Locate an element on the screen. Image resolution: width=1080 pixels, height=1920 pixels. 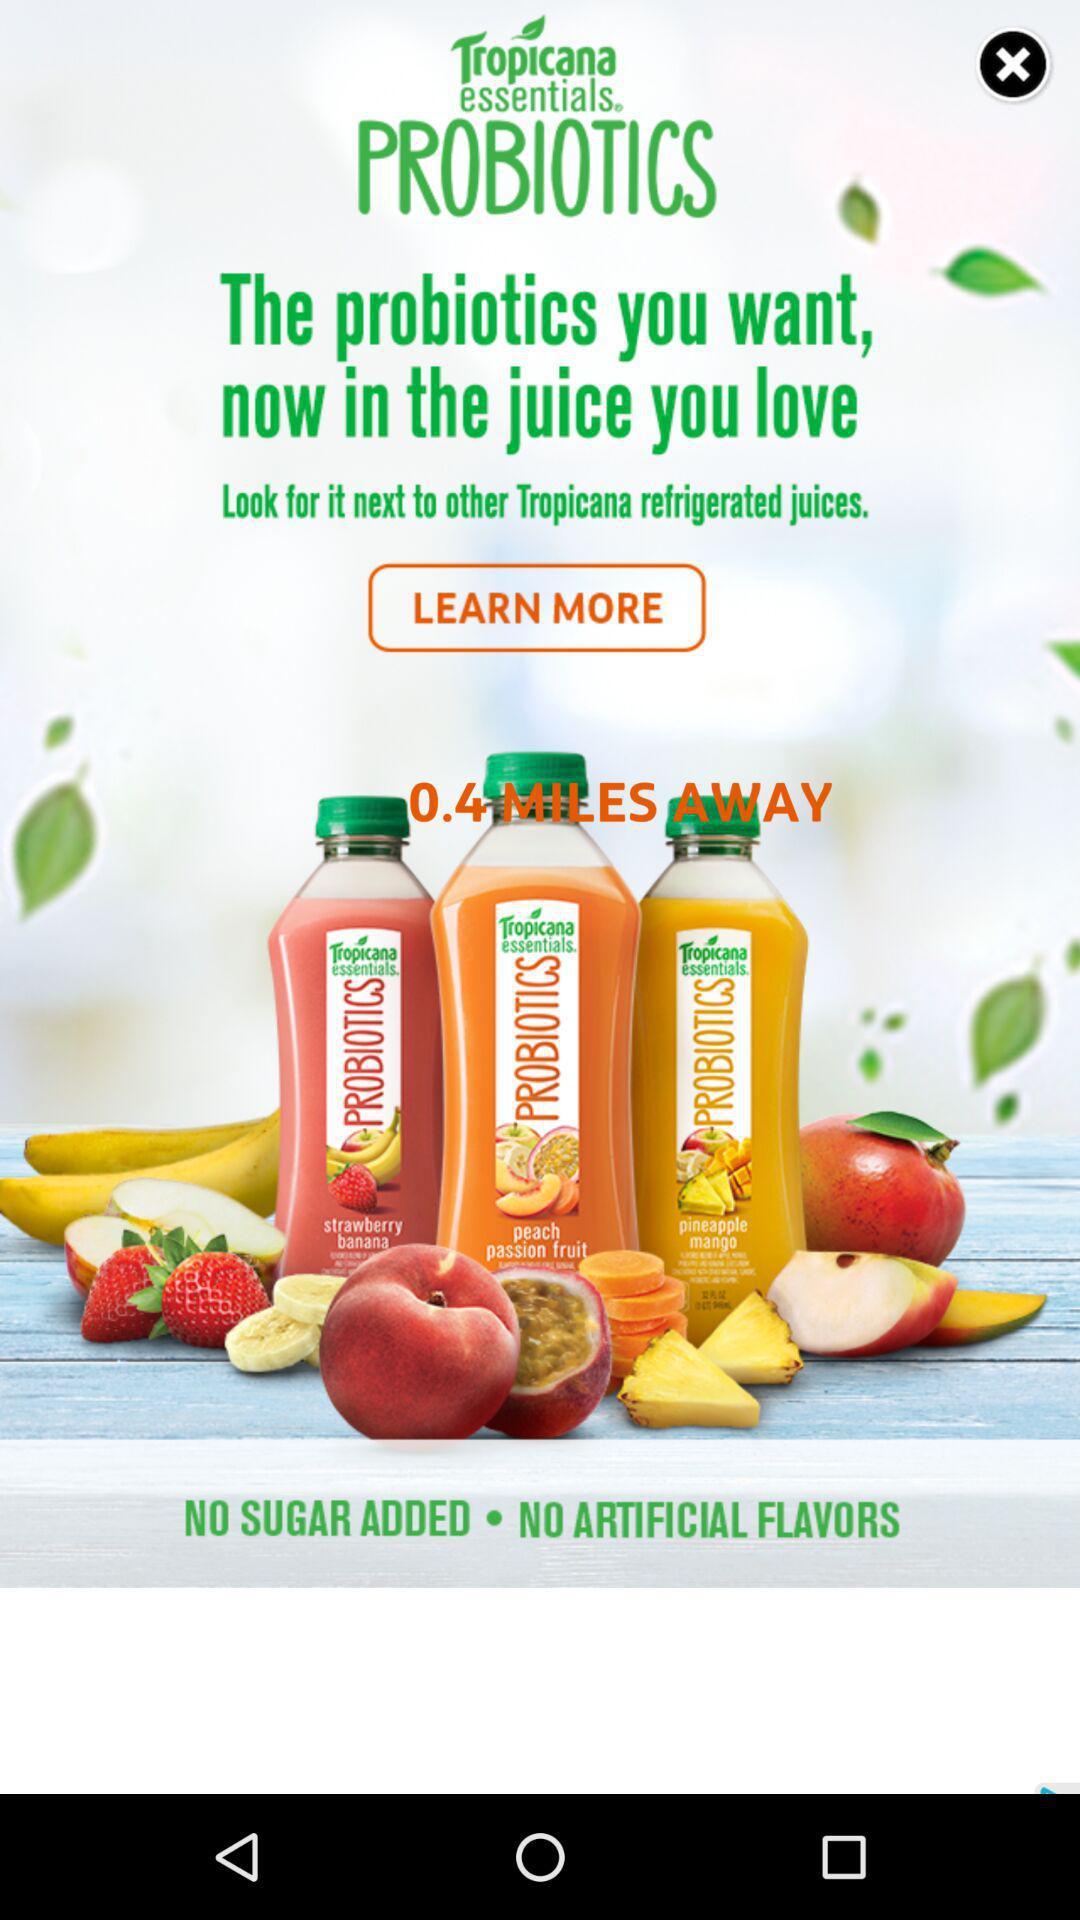
page is located at coordinates (1014, 65).